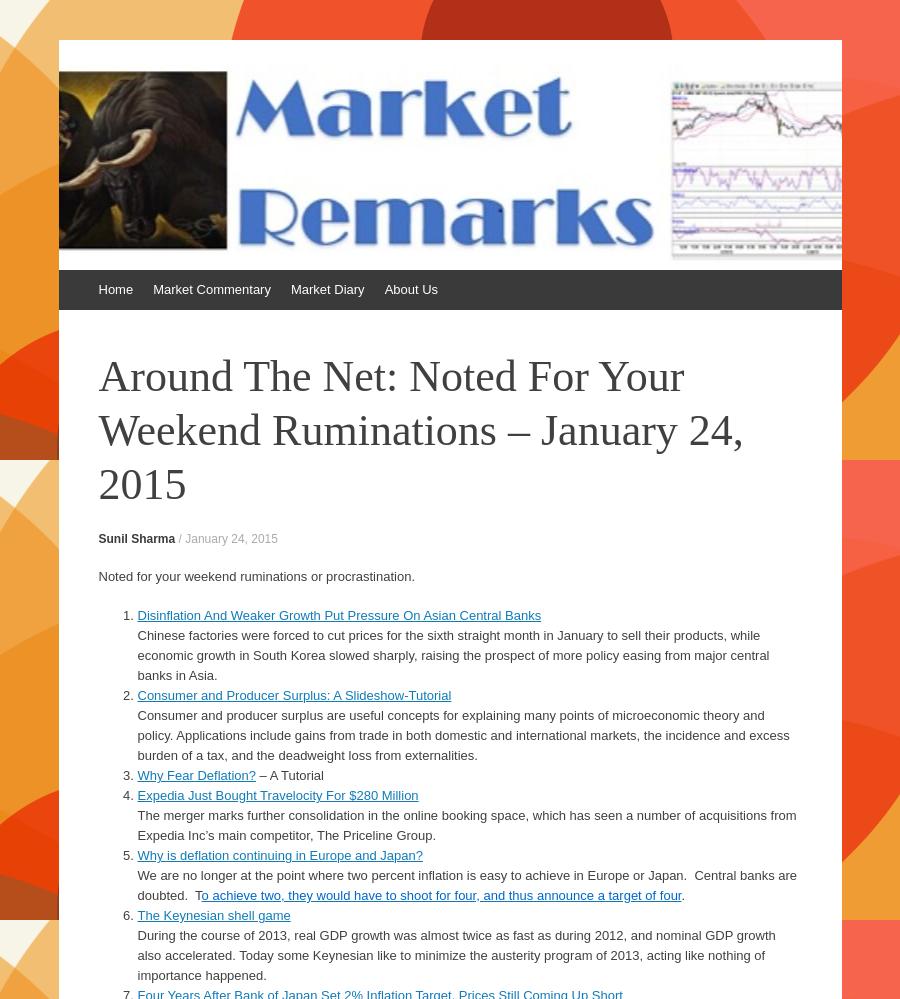 The height and width of the screenshot is (999, 900). What do you see at coordinates (180, 537) in the screenshot?
I see `'/'` at bounding box center [180, 537].